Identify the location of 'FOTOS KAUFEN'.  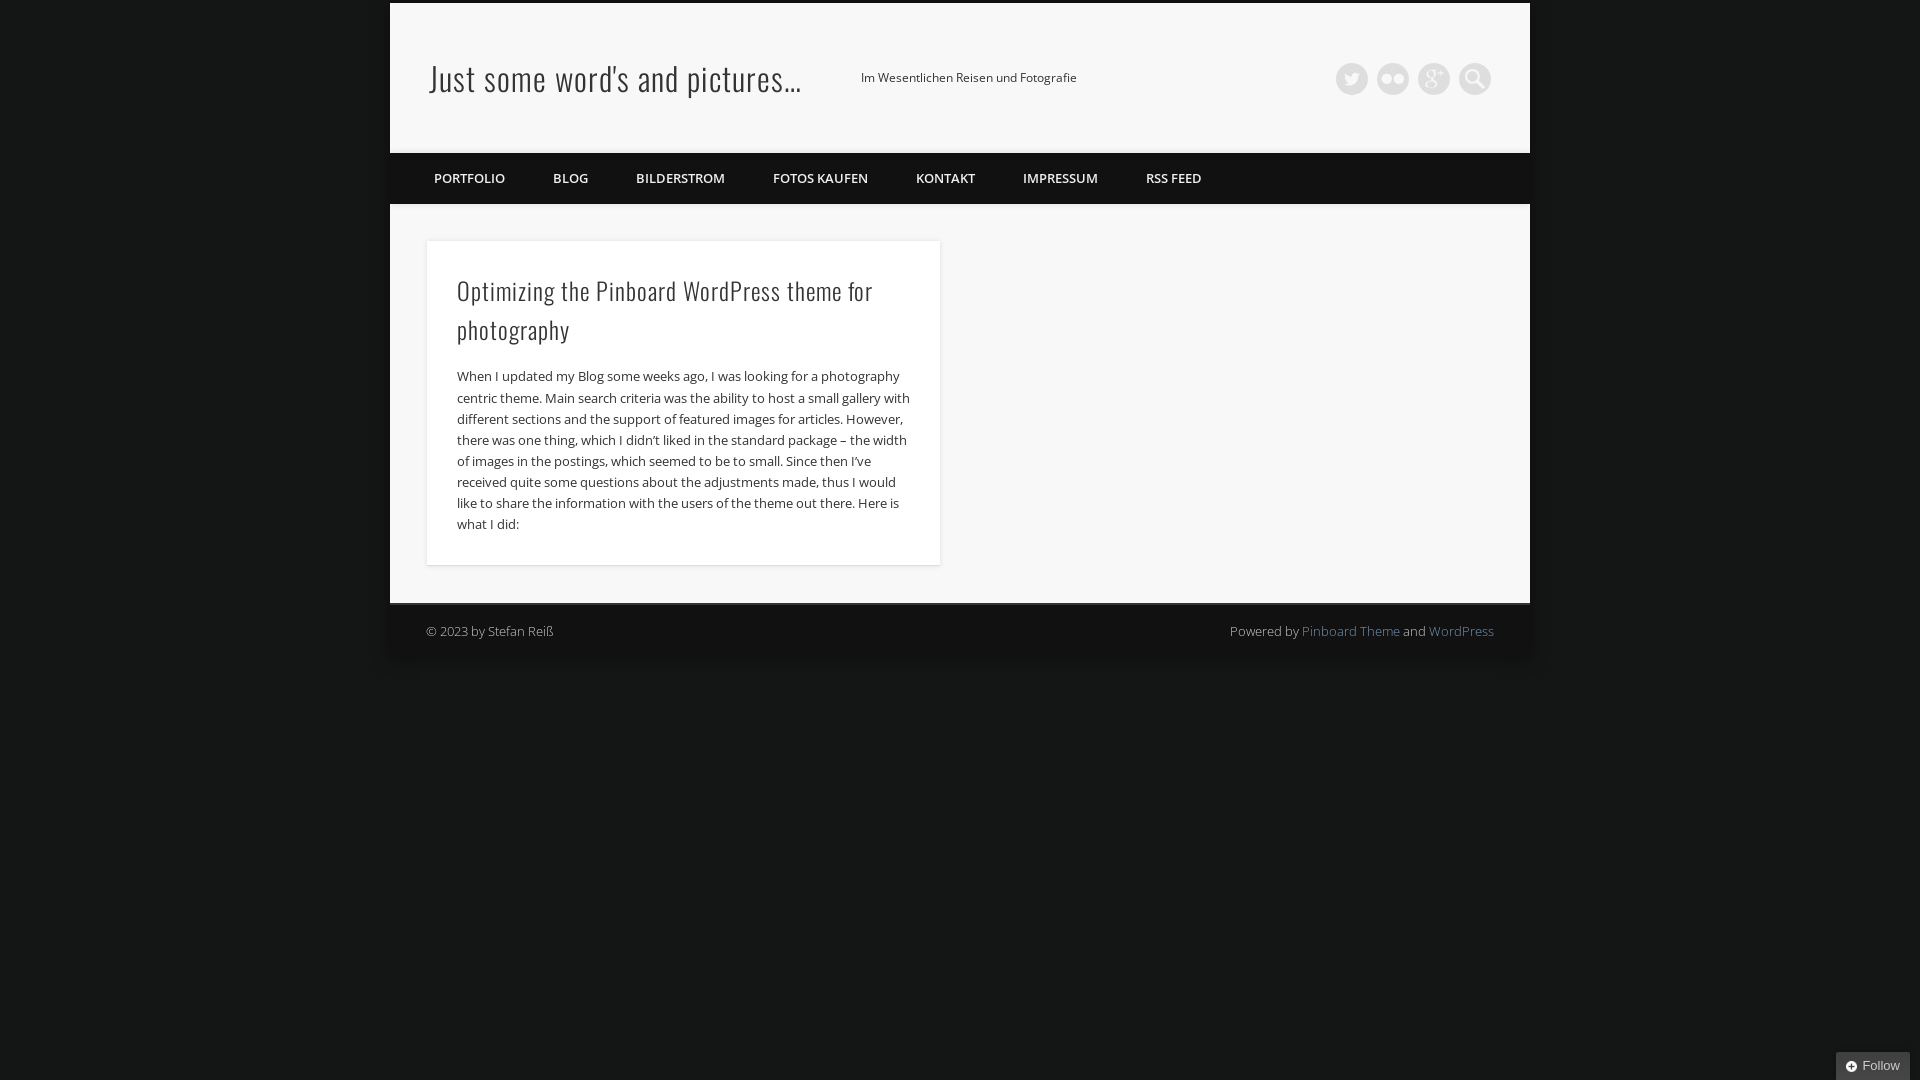
(820, 177).